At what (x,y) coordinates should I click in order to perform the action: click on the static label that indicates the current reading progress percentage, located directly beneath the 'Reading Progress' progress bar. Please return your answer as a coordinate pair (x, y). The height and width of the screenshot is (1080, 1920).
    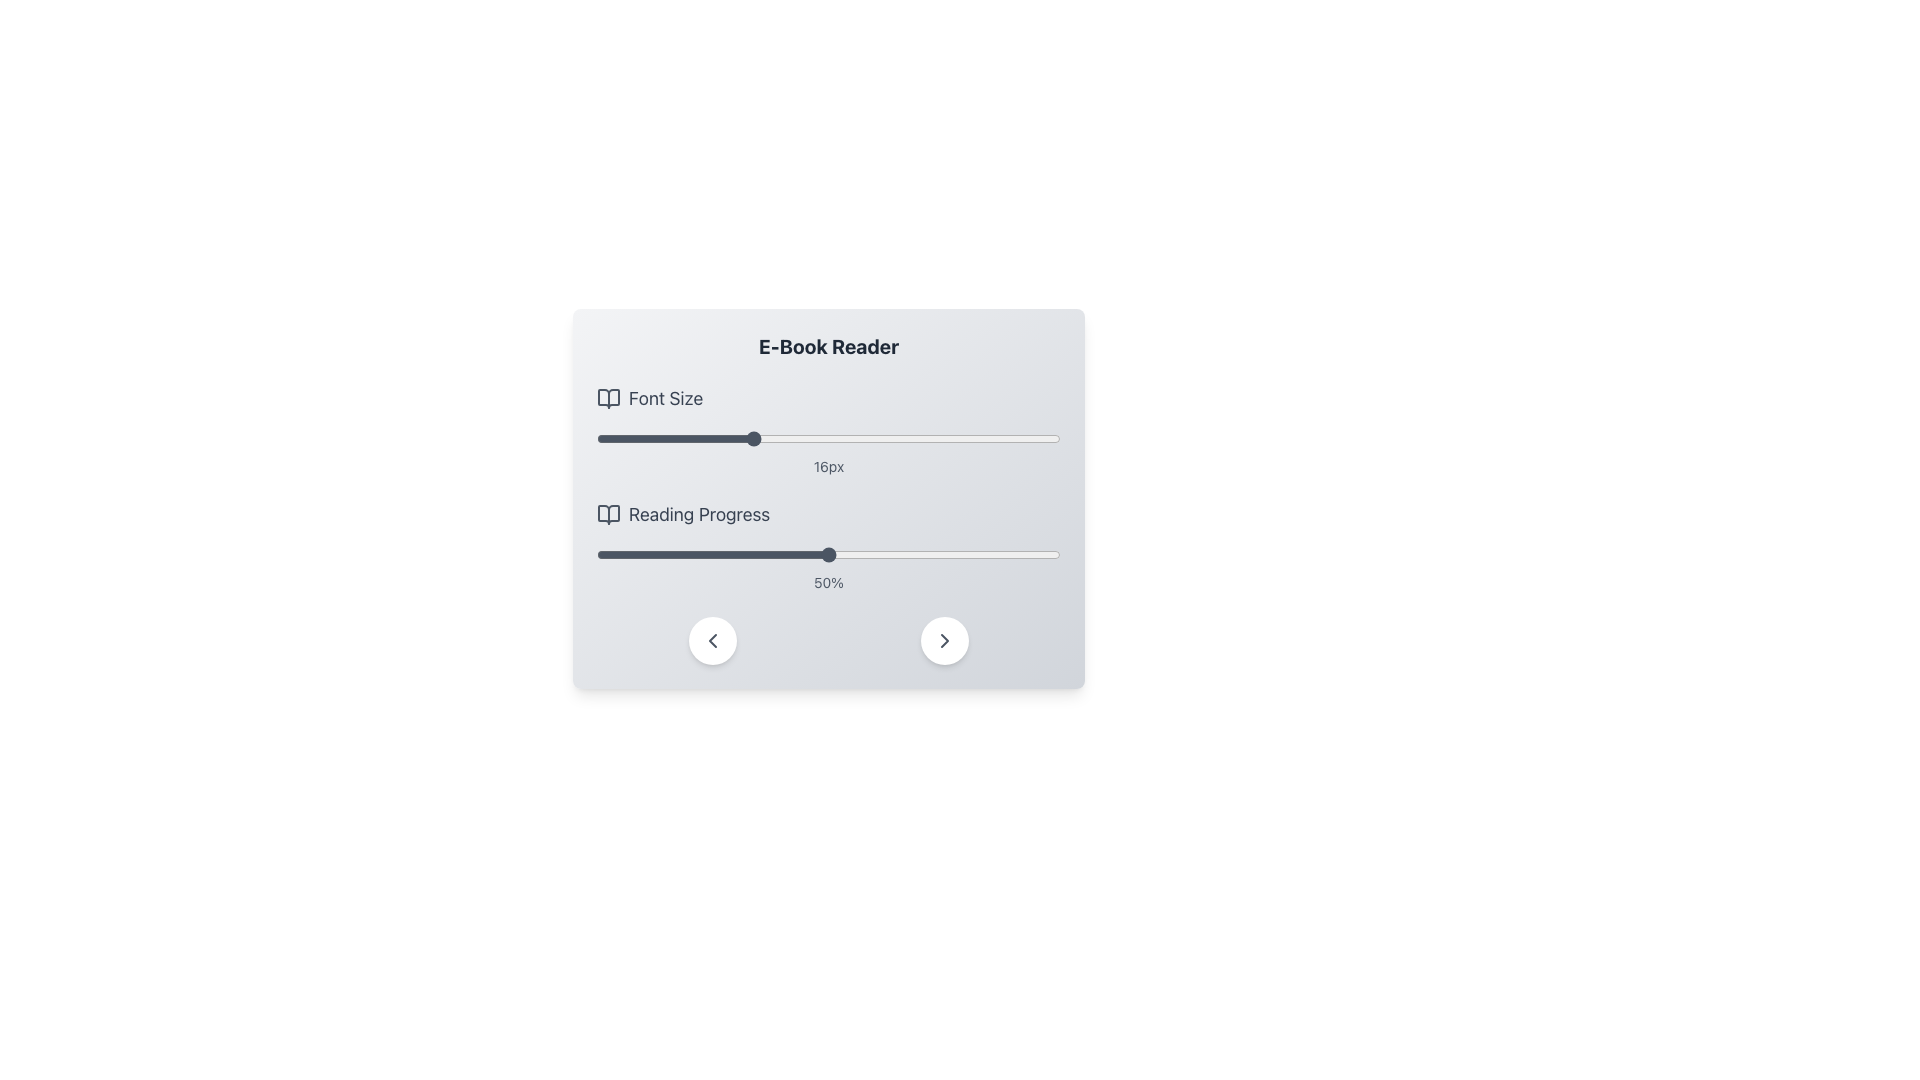
    Looking at the image, I should click on (829, 582).